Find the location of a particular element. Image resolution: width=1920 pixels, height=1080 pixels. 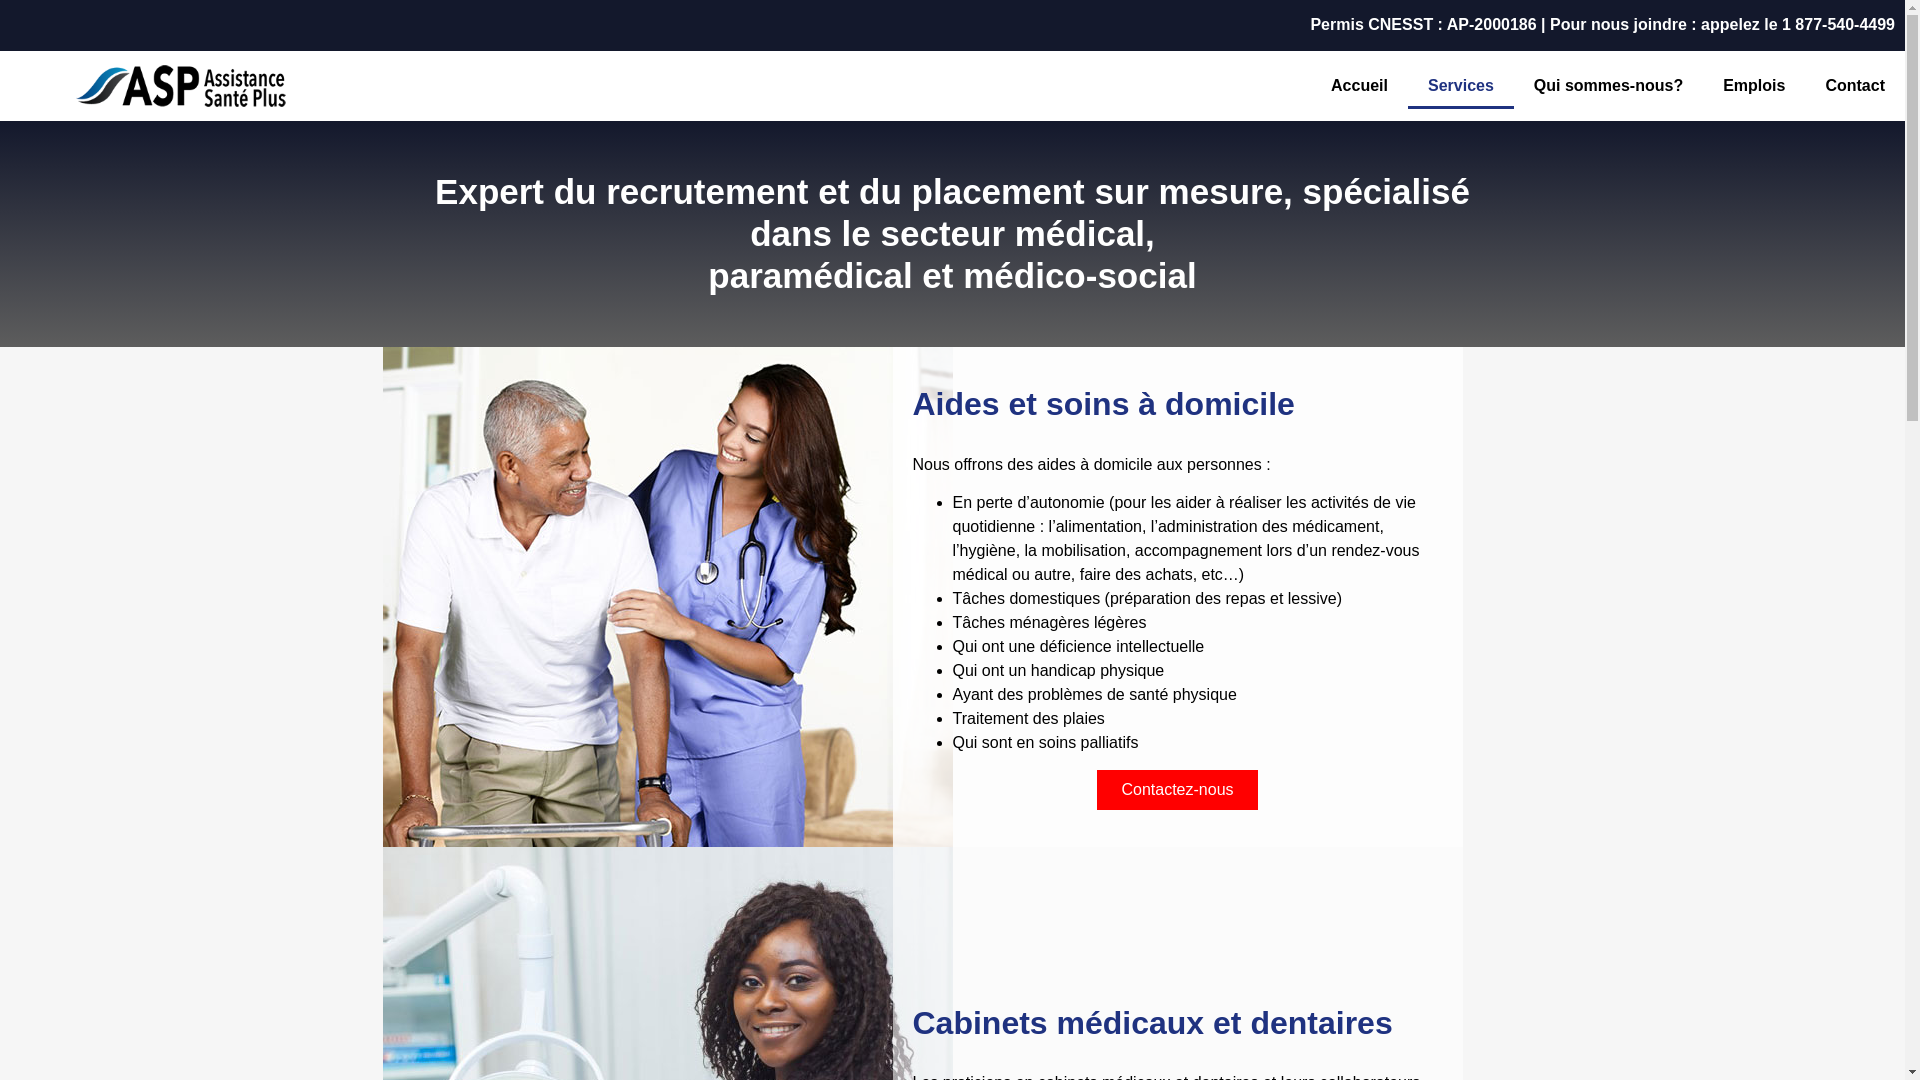

'Contact' is located at coordinates (1853, 84).